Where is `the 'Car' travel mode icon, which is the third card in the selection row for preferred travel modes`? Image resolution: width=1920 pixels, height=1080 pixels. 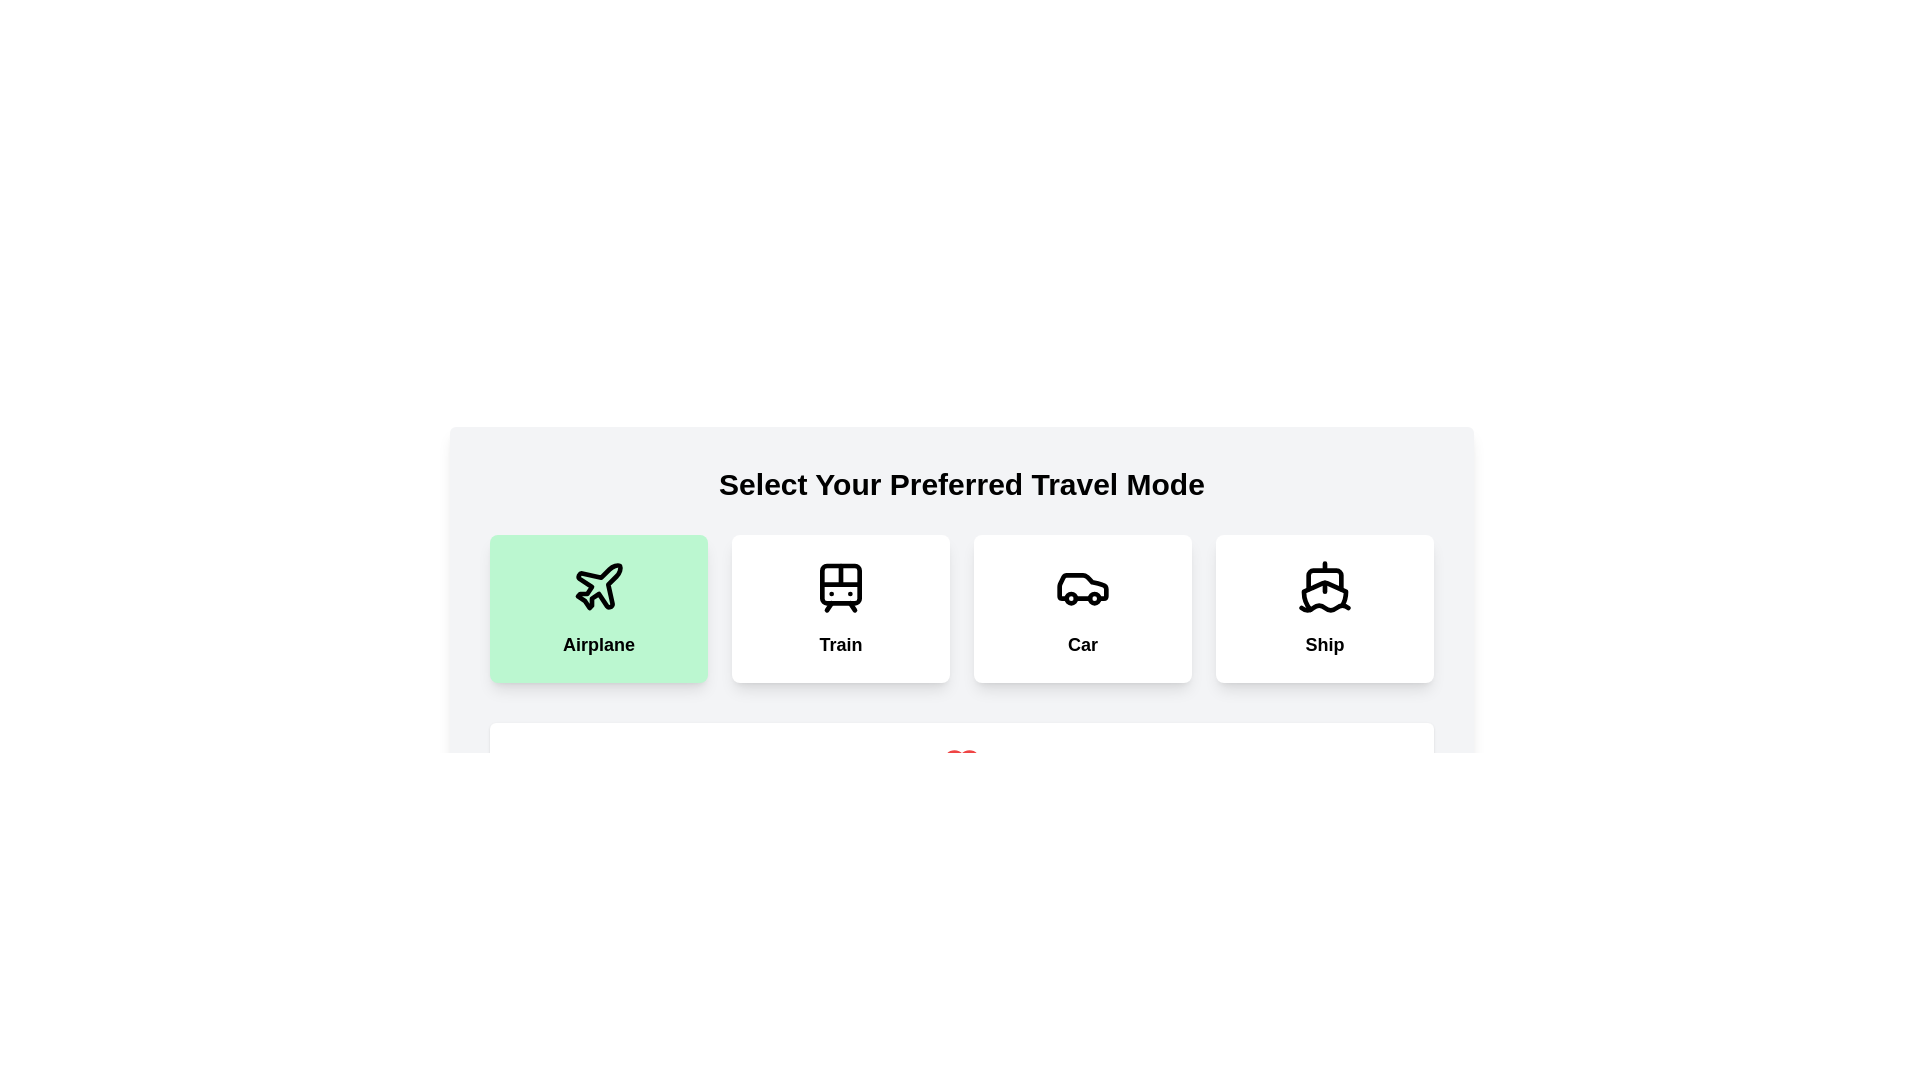 the 'Car' travel mode icon, which is the third card in the selection row for preferred travel modes is located at coordinates (1082, 585).